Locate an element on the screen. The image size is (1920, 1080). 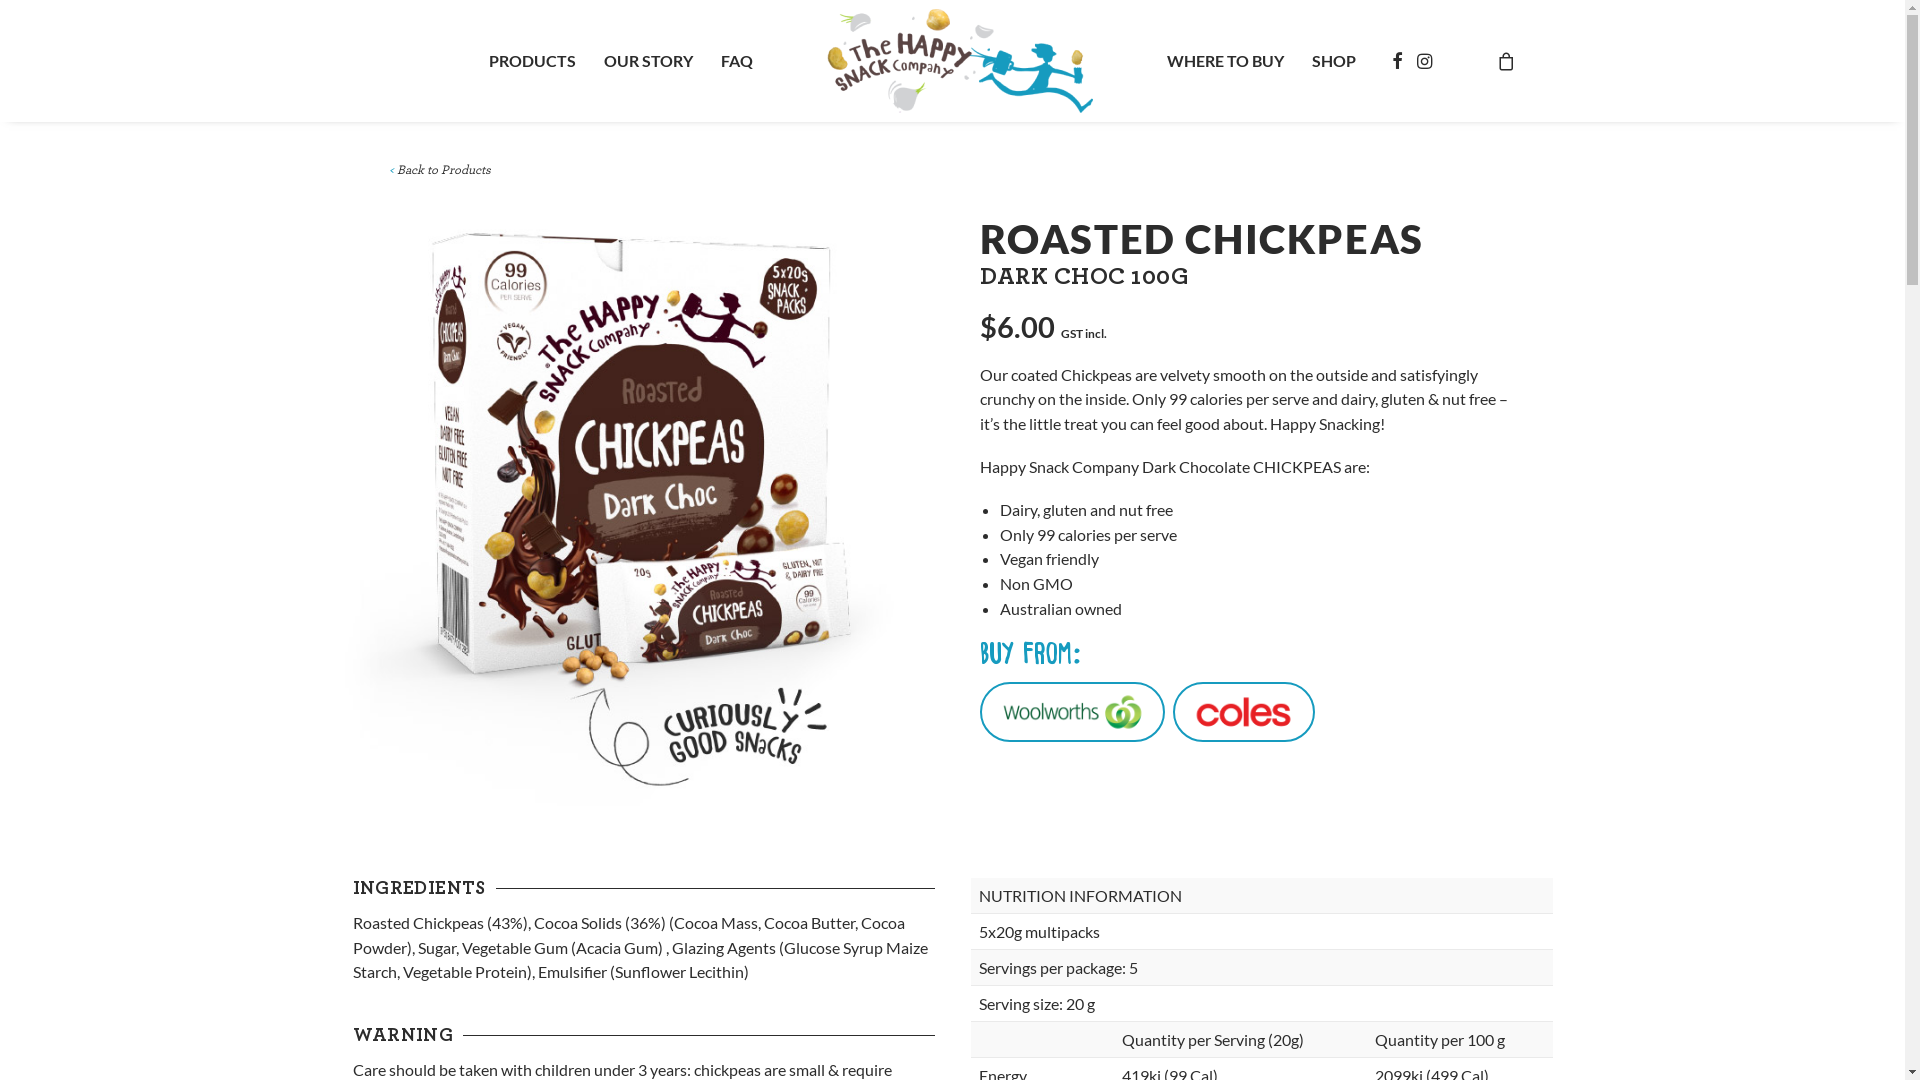
'SHOP' is located at coordinates (1334, 60).